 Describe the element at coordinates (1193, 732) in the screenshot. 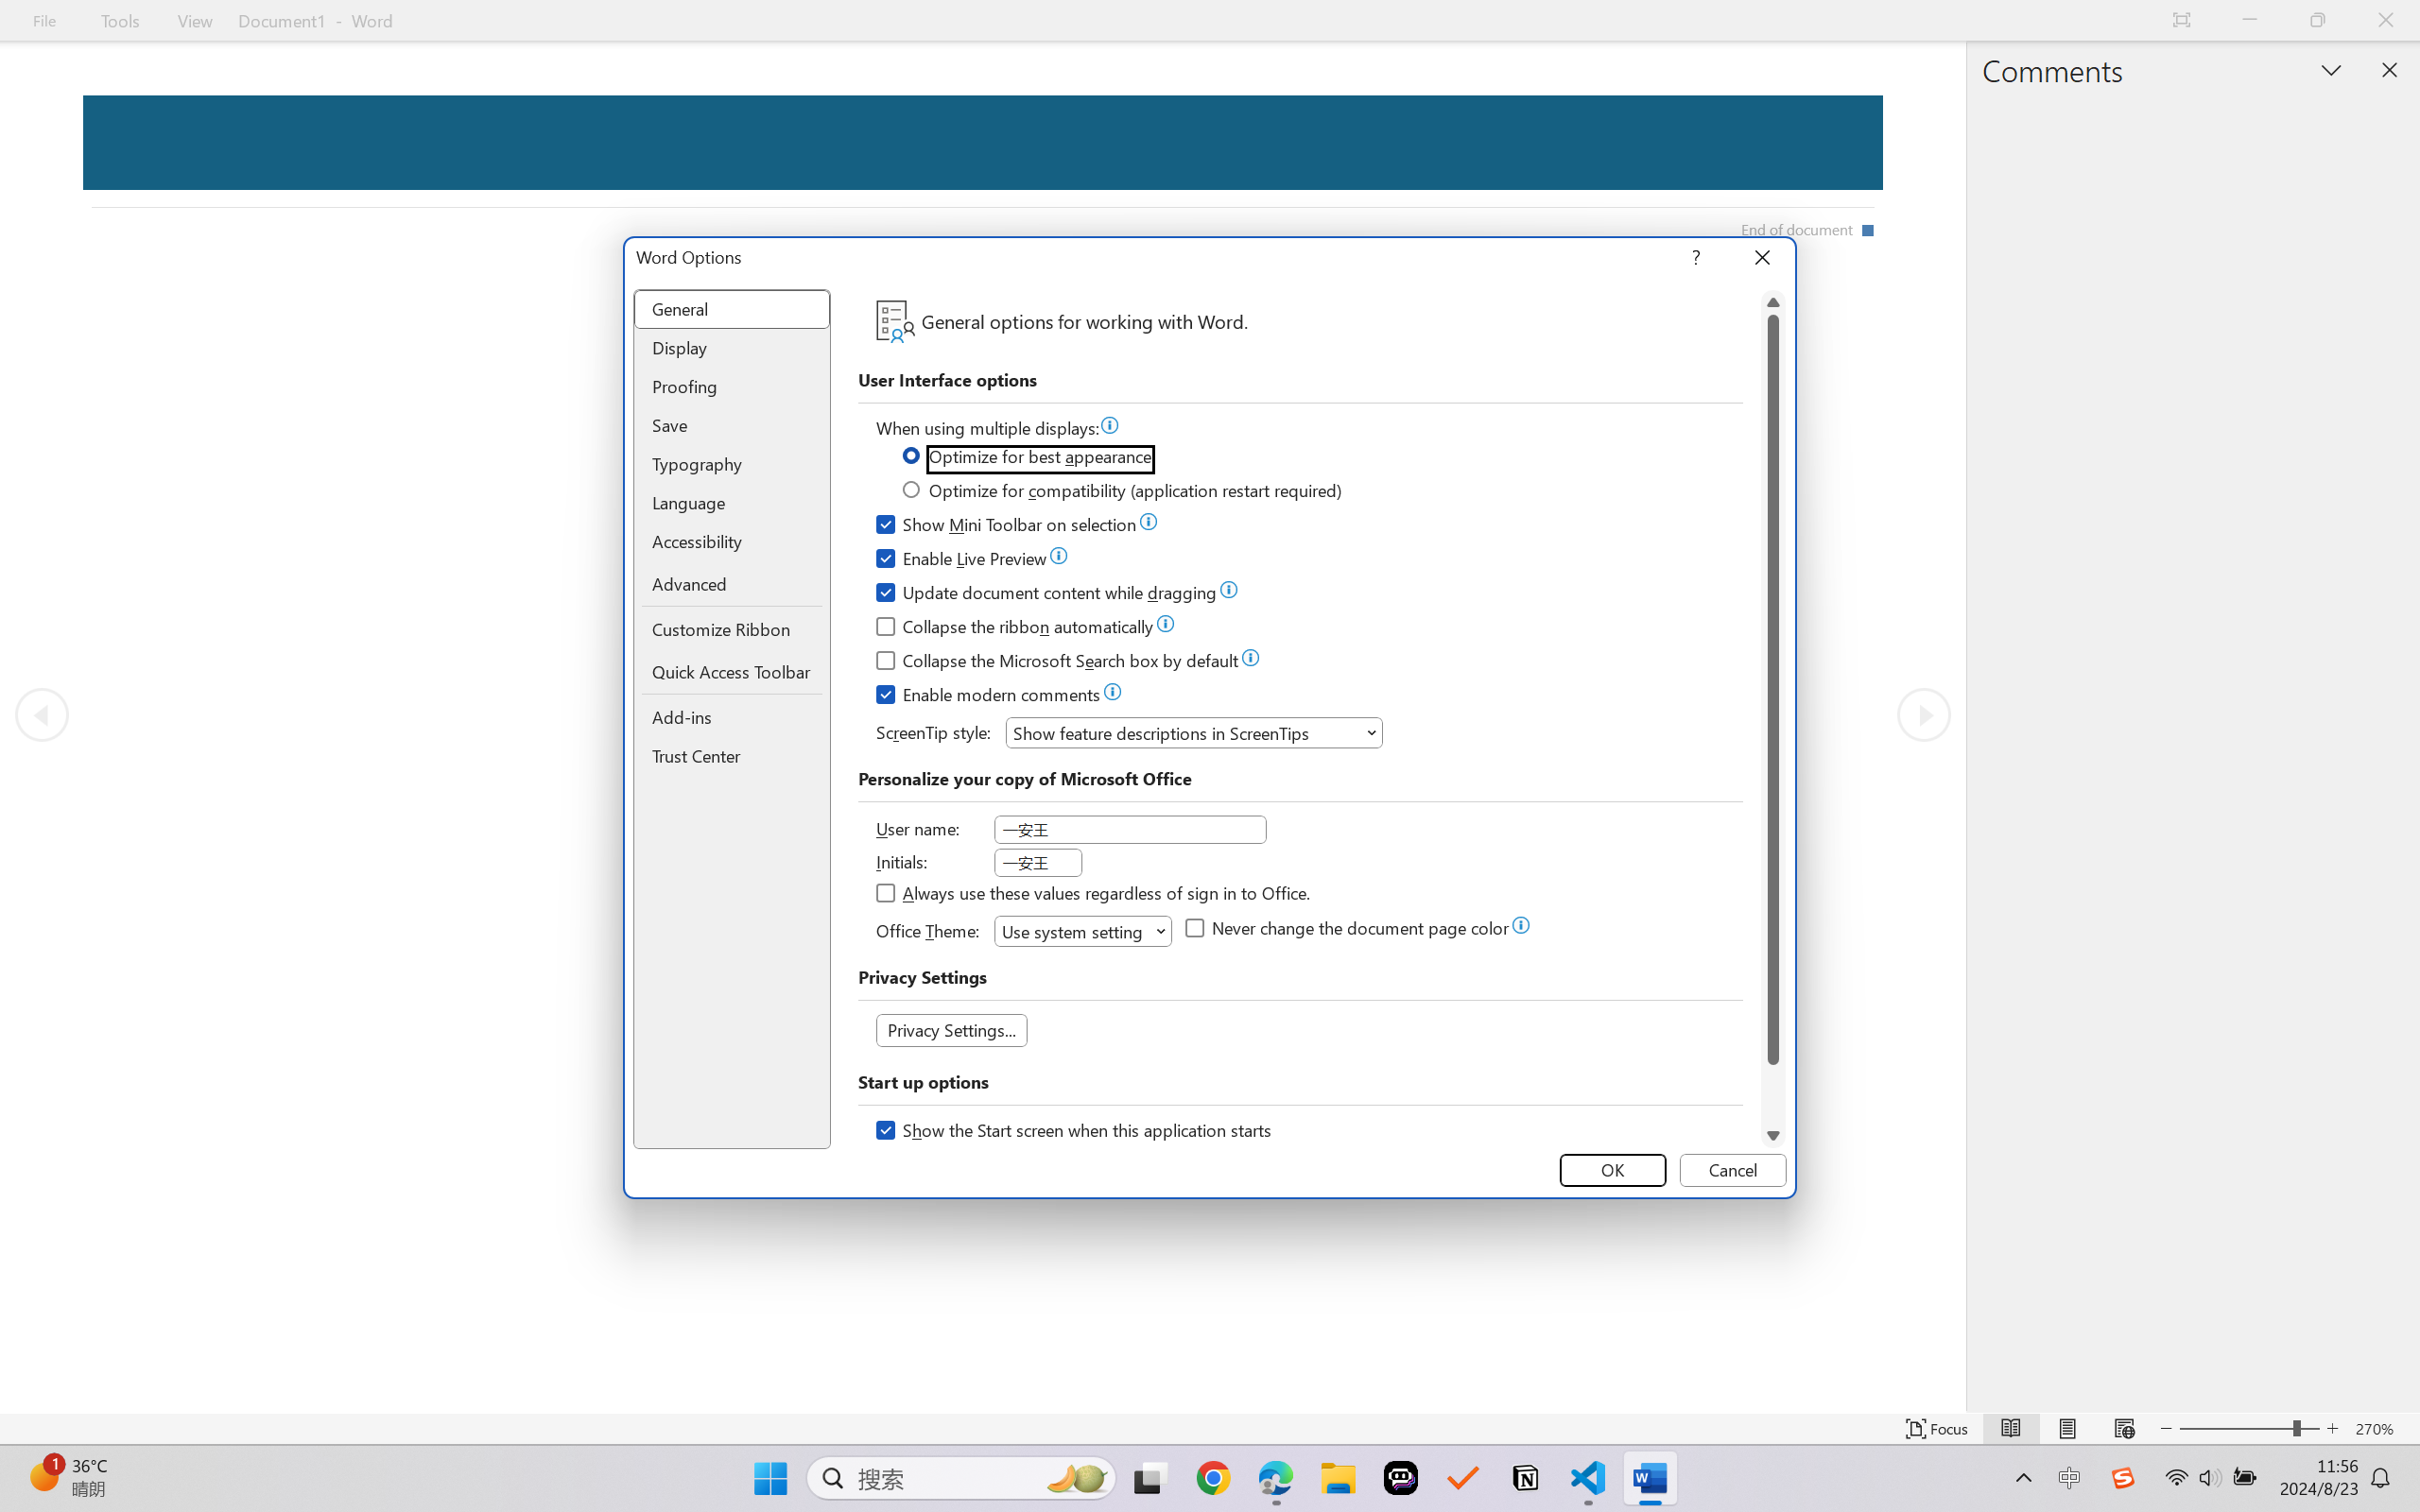

I see `'ScreenTip style'` at that location.